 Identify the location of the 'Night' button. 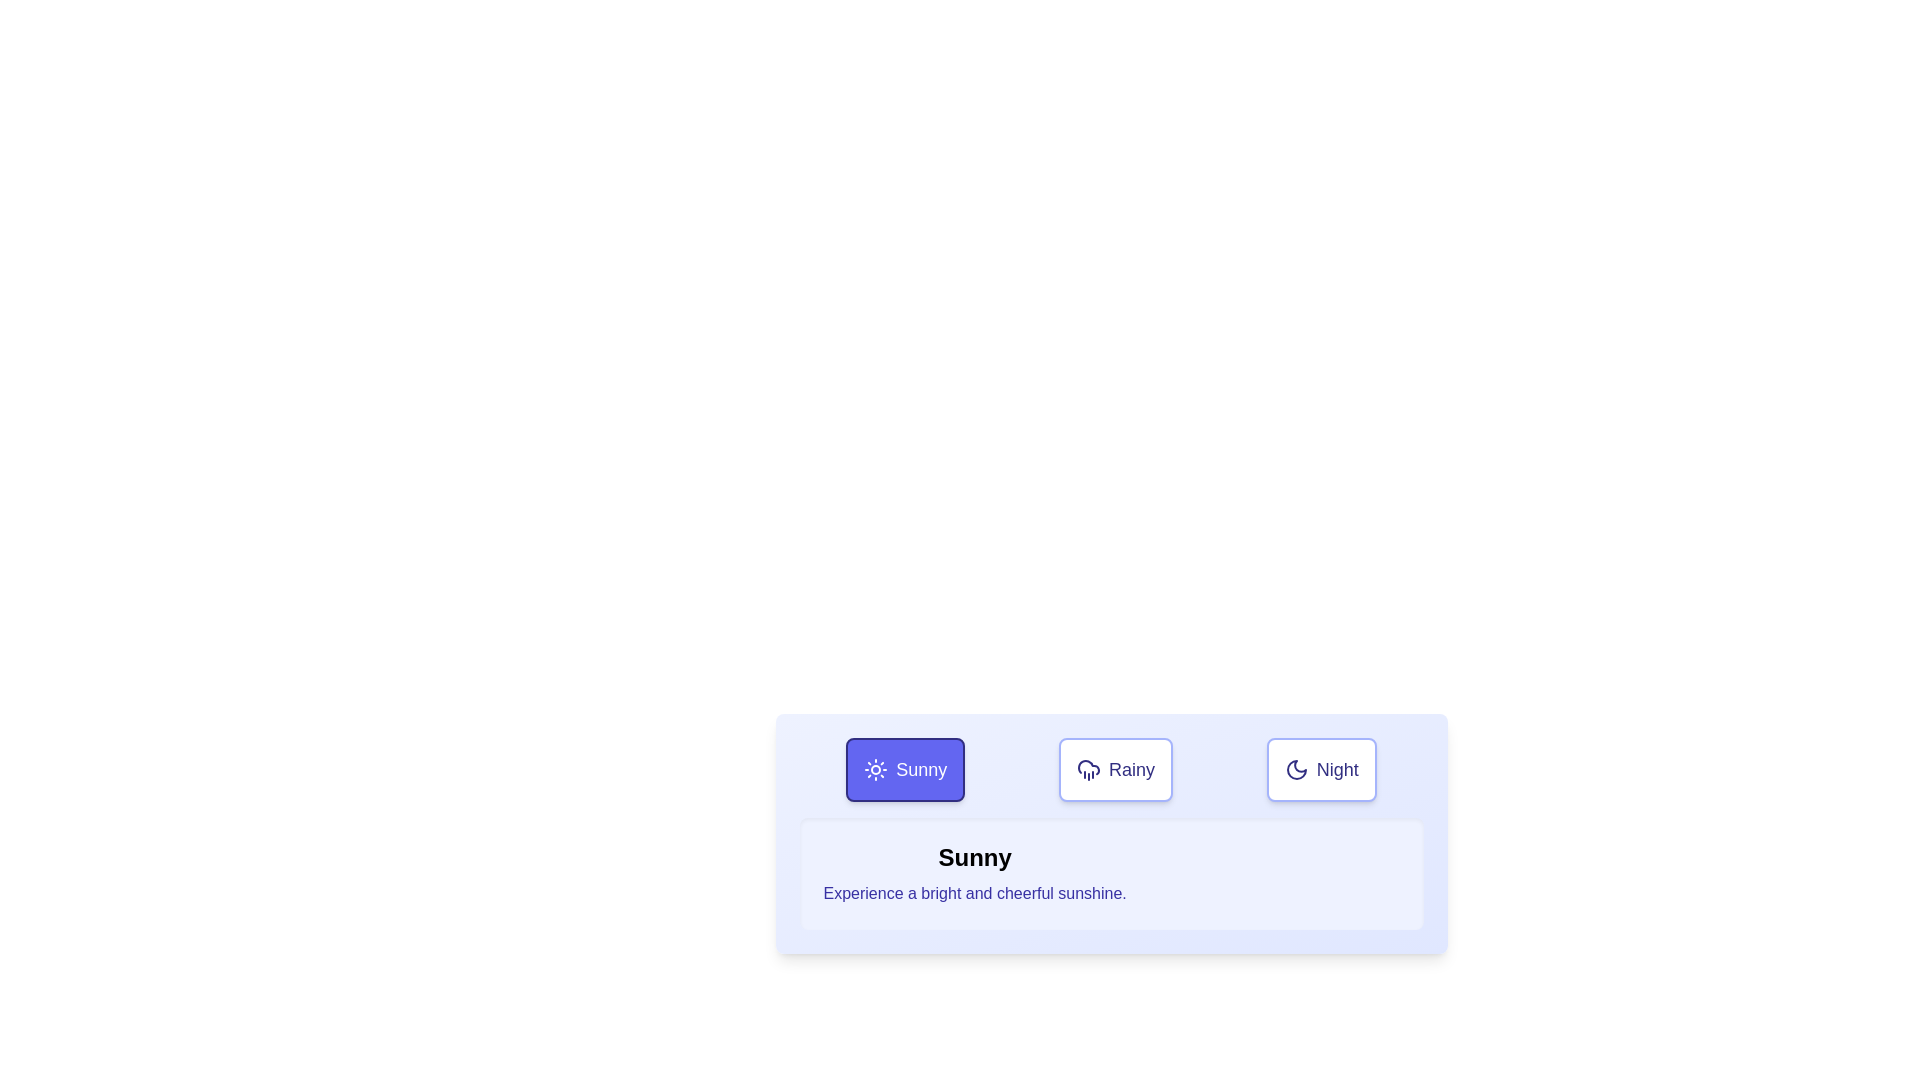
(1321, 769).